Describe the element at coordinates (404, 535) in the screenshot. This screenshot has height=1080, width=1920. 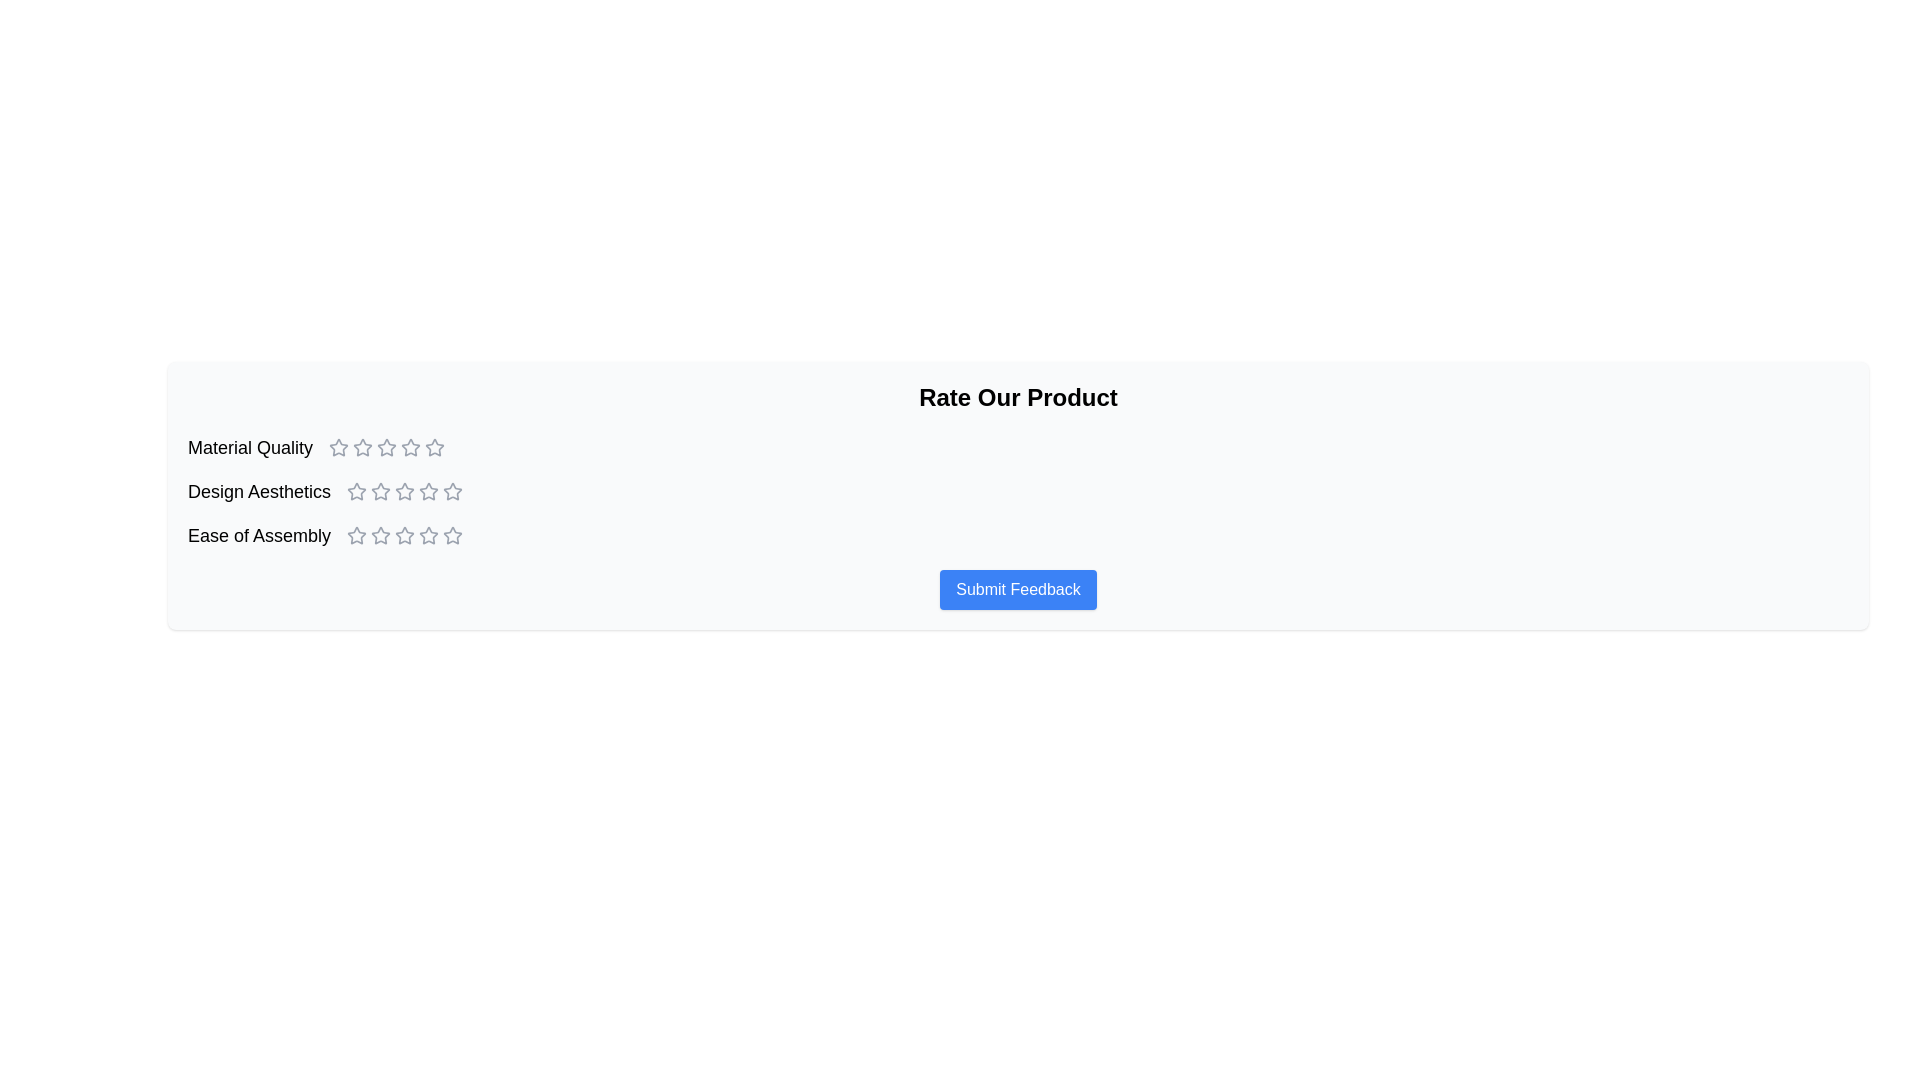
I see `the fourth star icon in the rating system under the 'Ease of Assembly' category to indicate potential selection` at that location.